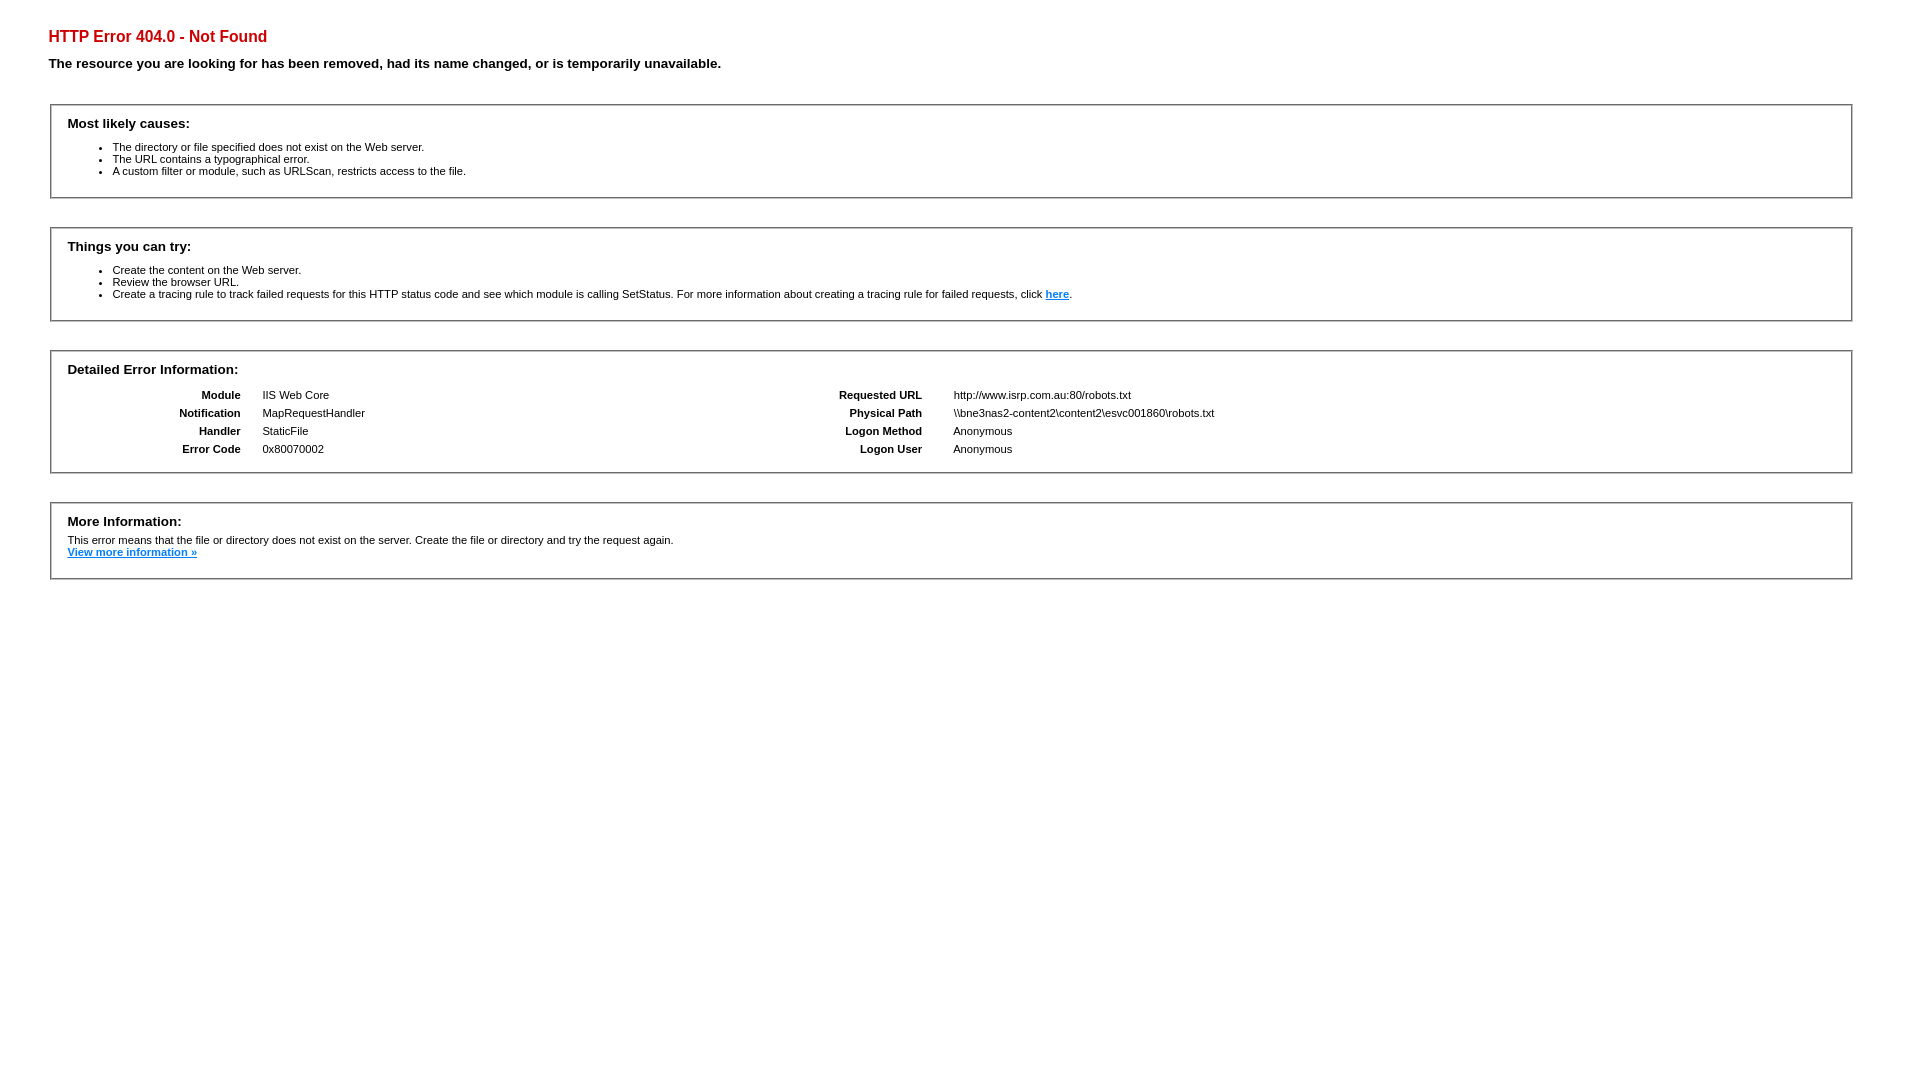  Describe the element at coordinates (1056, 293) in the screenshot. I see `'here'` at that location.